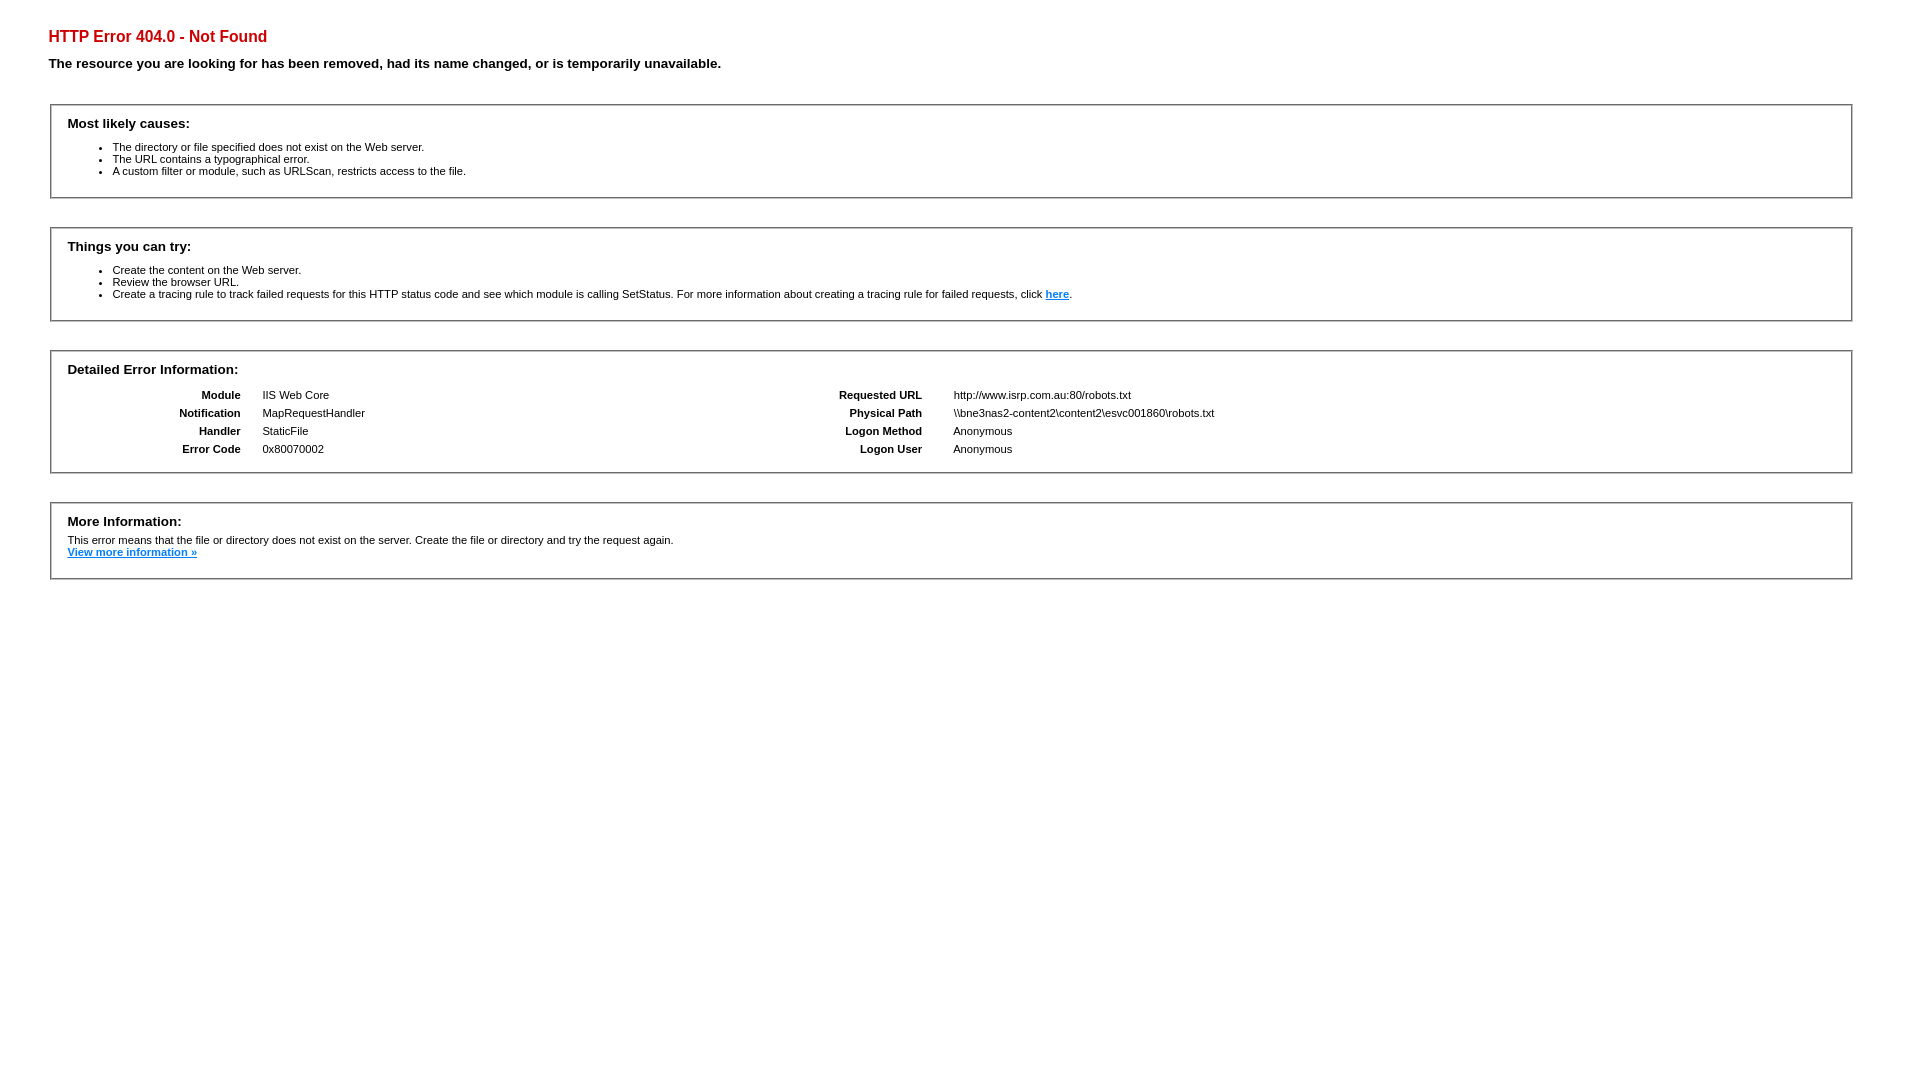  Describe the element at coordinates (1056, 293) in the screenshot. I see `'here'` at that location.